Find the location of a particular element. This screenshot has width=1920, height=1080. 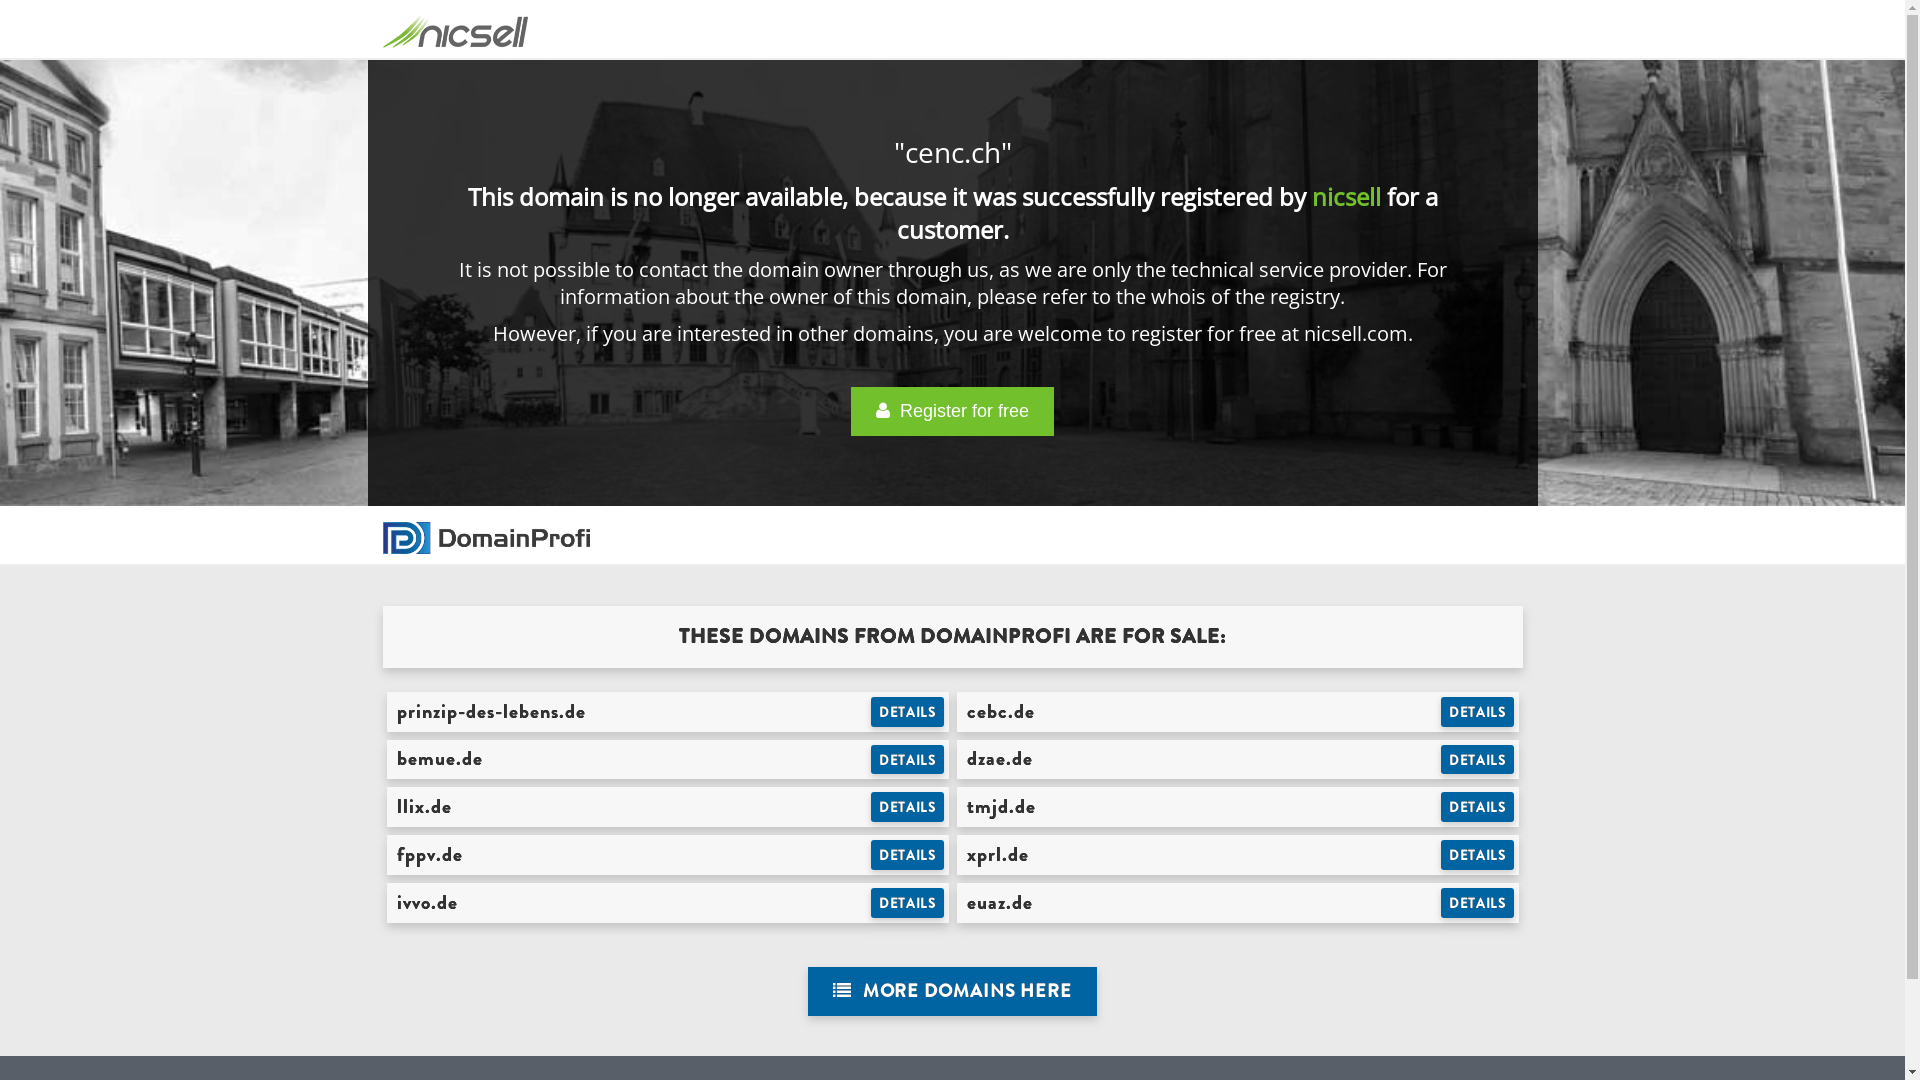

'DETAILS' is located at coordinates (1440, 711).